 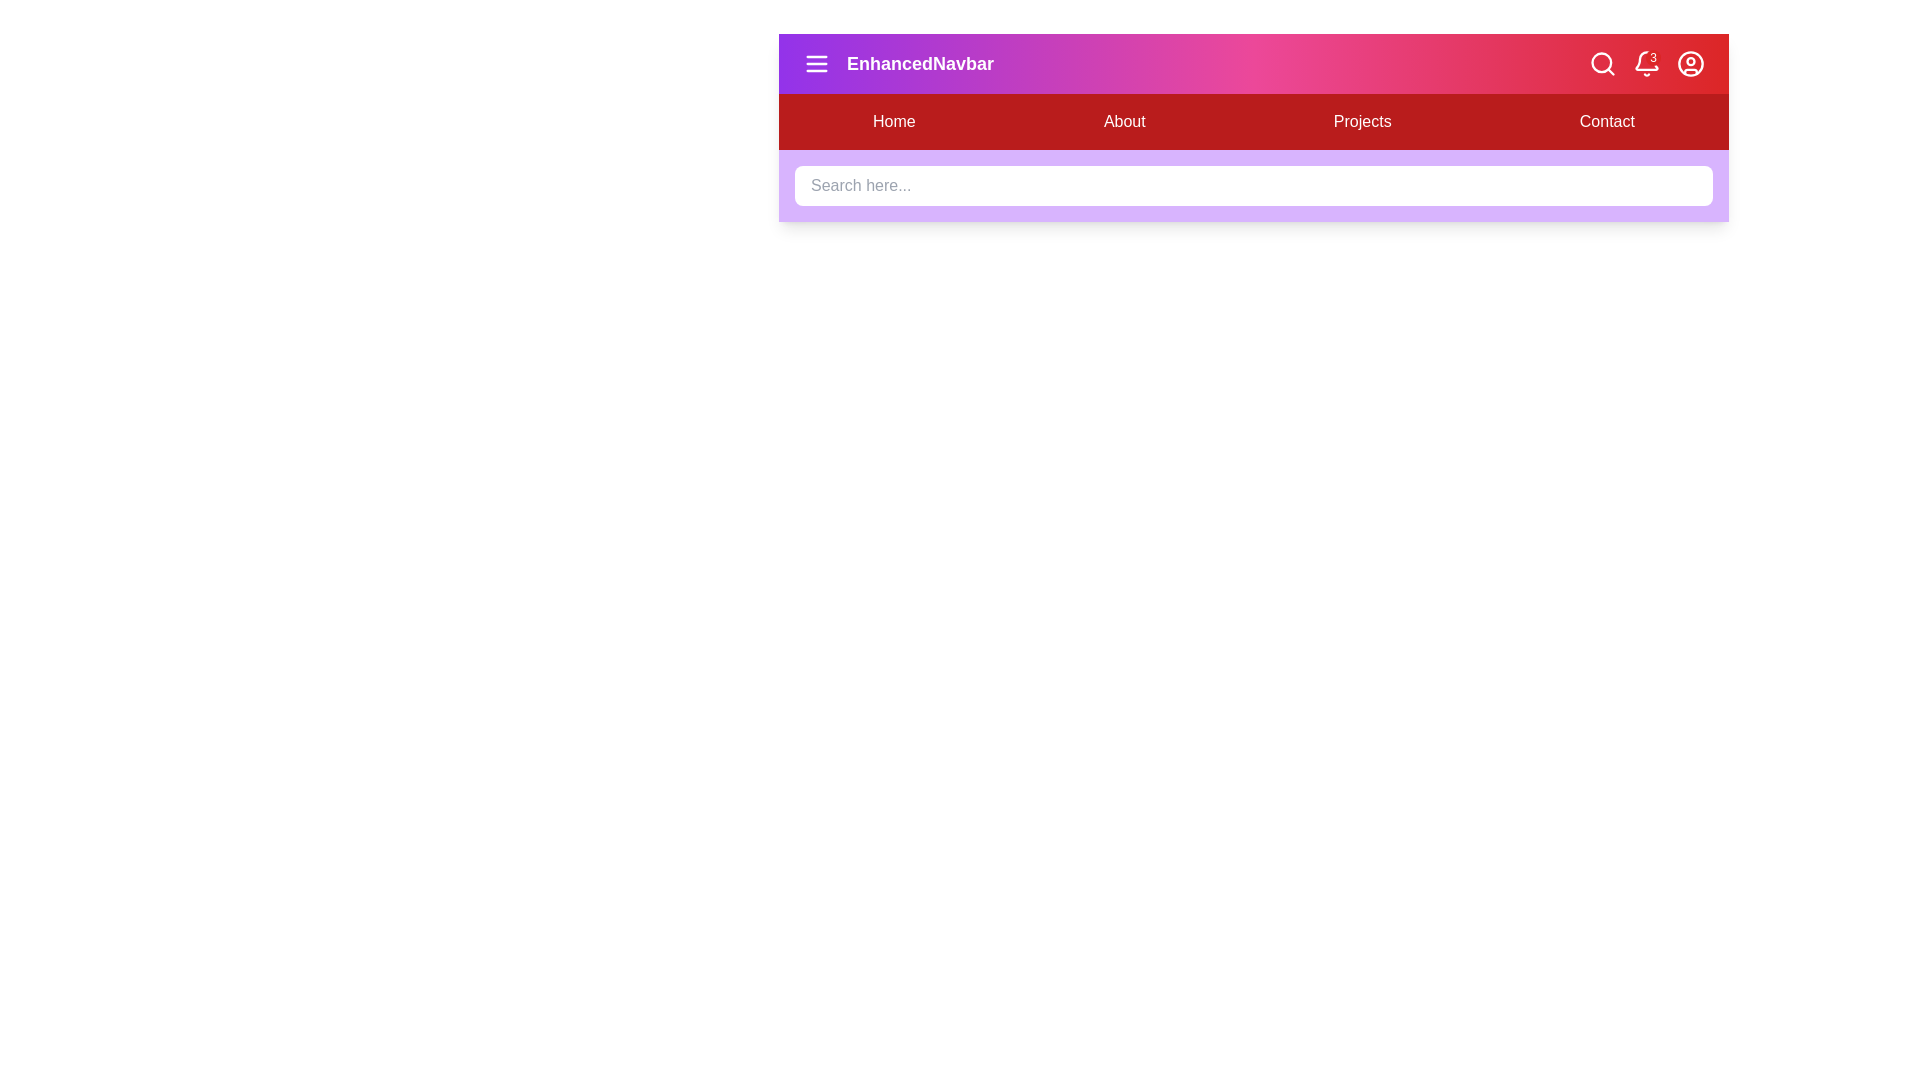 I want to click on menu button to toggle the menu visibility, so click(x=816, y=63).